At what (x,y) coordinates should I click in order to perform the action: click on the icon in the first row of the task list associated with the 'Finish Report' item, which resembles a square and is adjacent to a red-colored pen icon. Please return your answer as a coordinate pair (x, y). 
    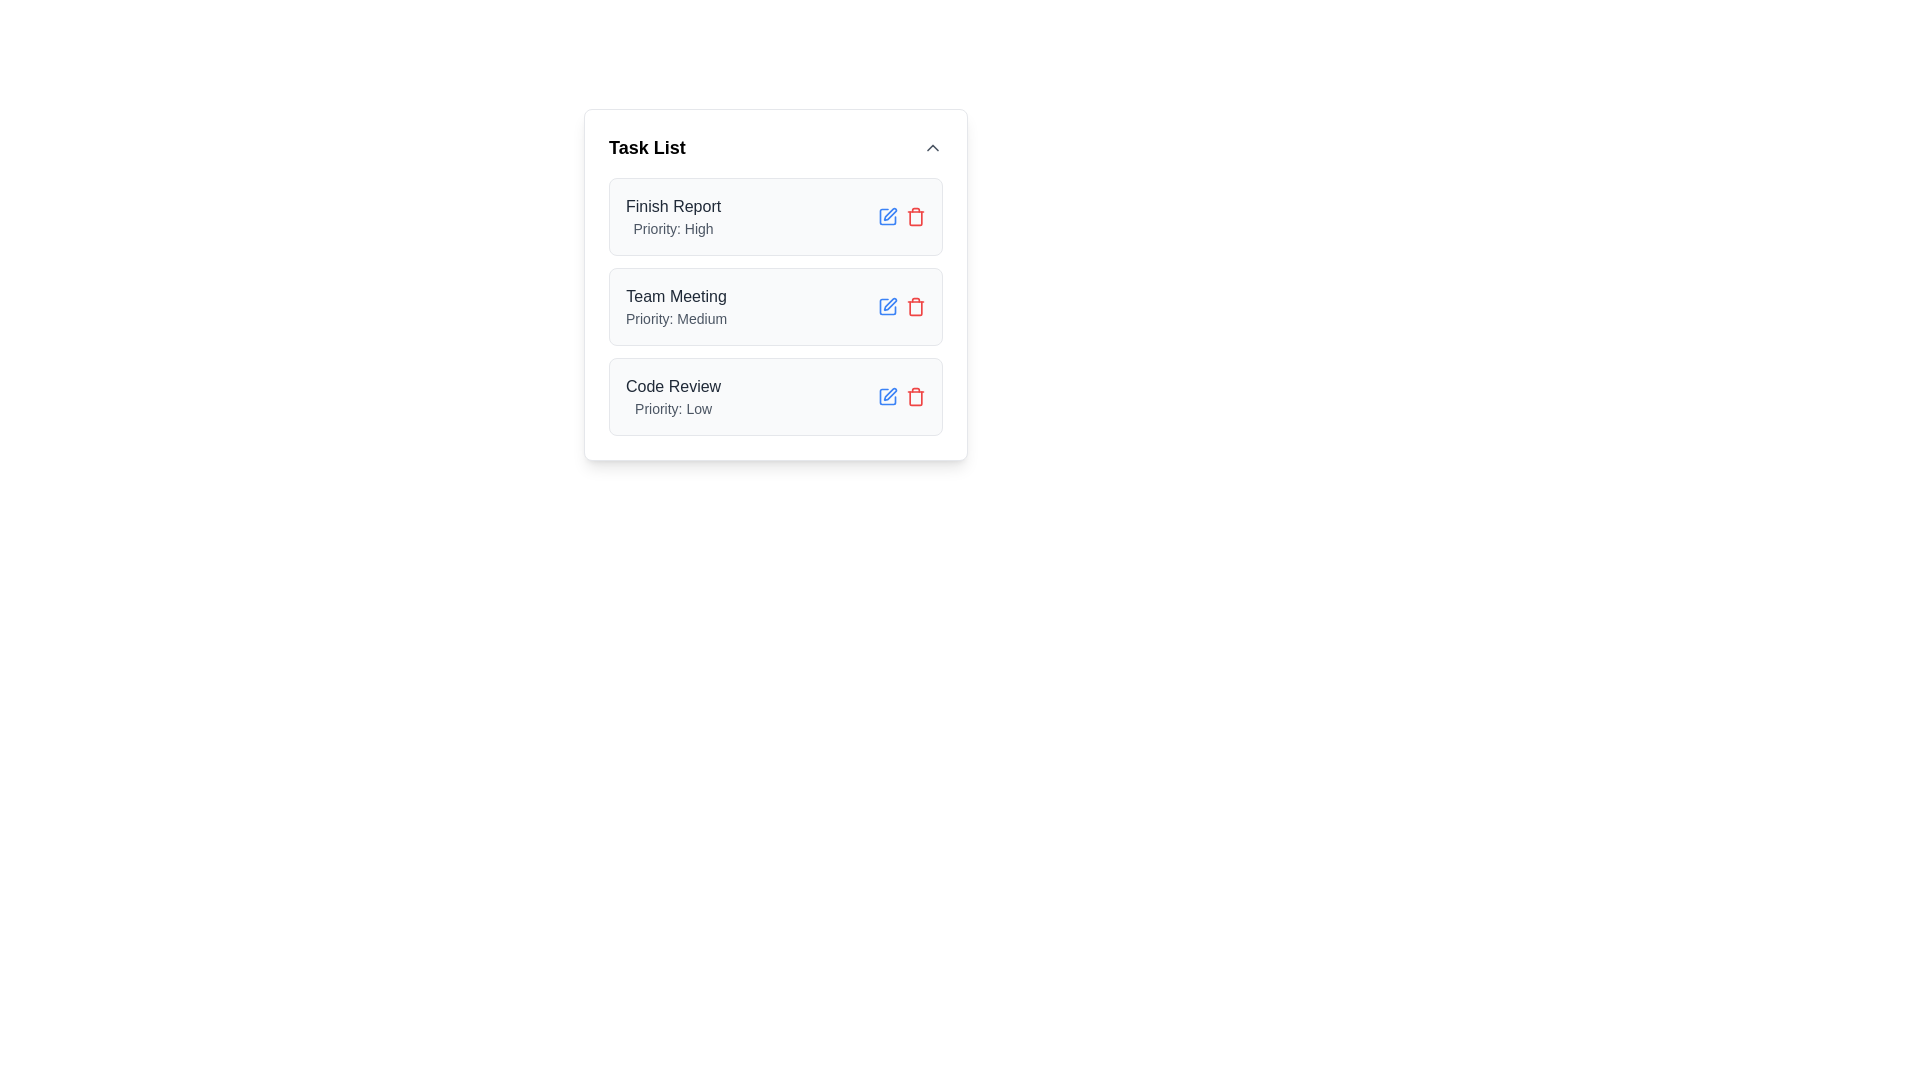
    Looking at the image, I should click on (887, 216).